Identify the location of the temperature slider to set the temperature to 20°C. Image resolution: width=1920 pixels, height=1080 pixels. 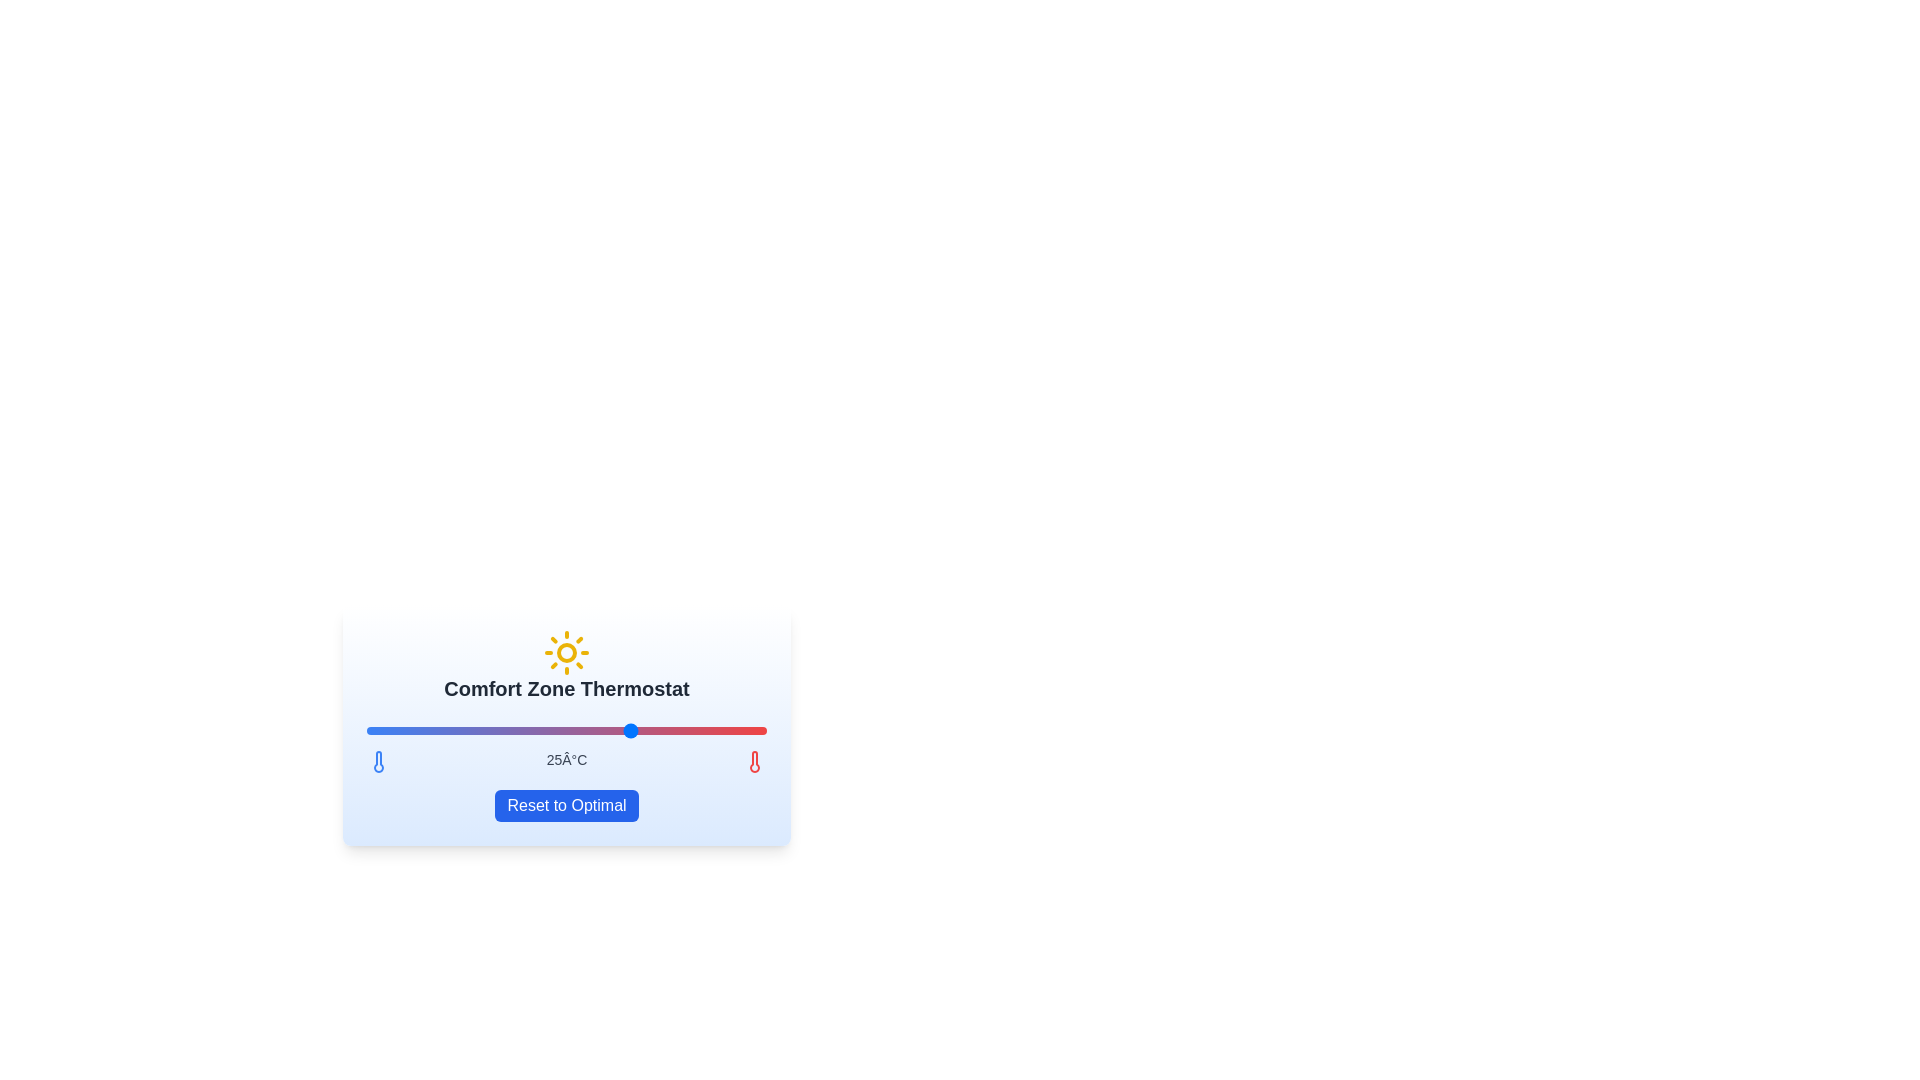
(500, 731).